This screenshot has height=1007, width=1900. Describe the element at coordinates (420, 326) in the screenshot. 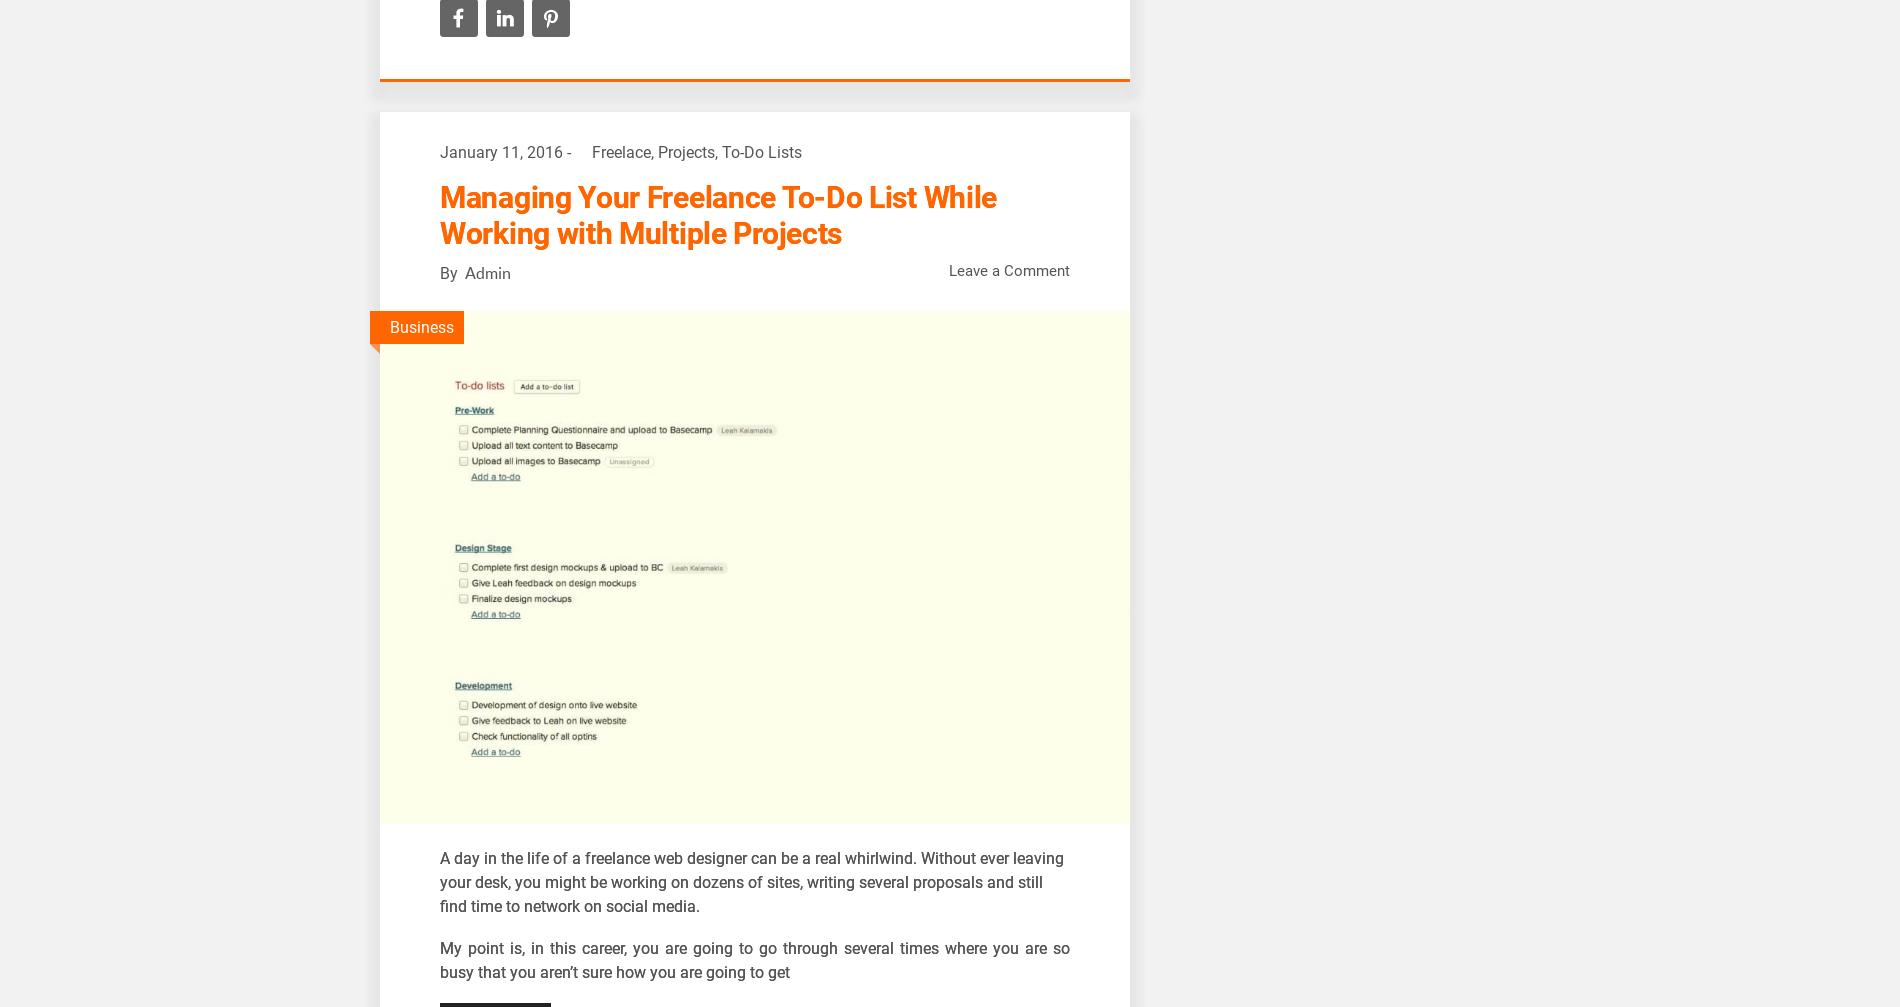

I see `'Business'` at that location.